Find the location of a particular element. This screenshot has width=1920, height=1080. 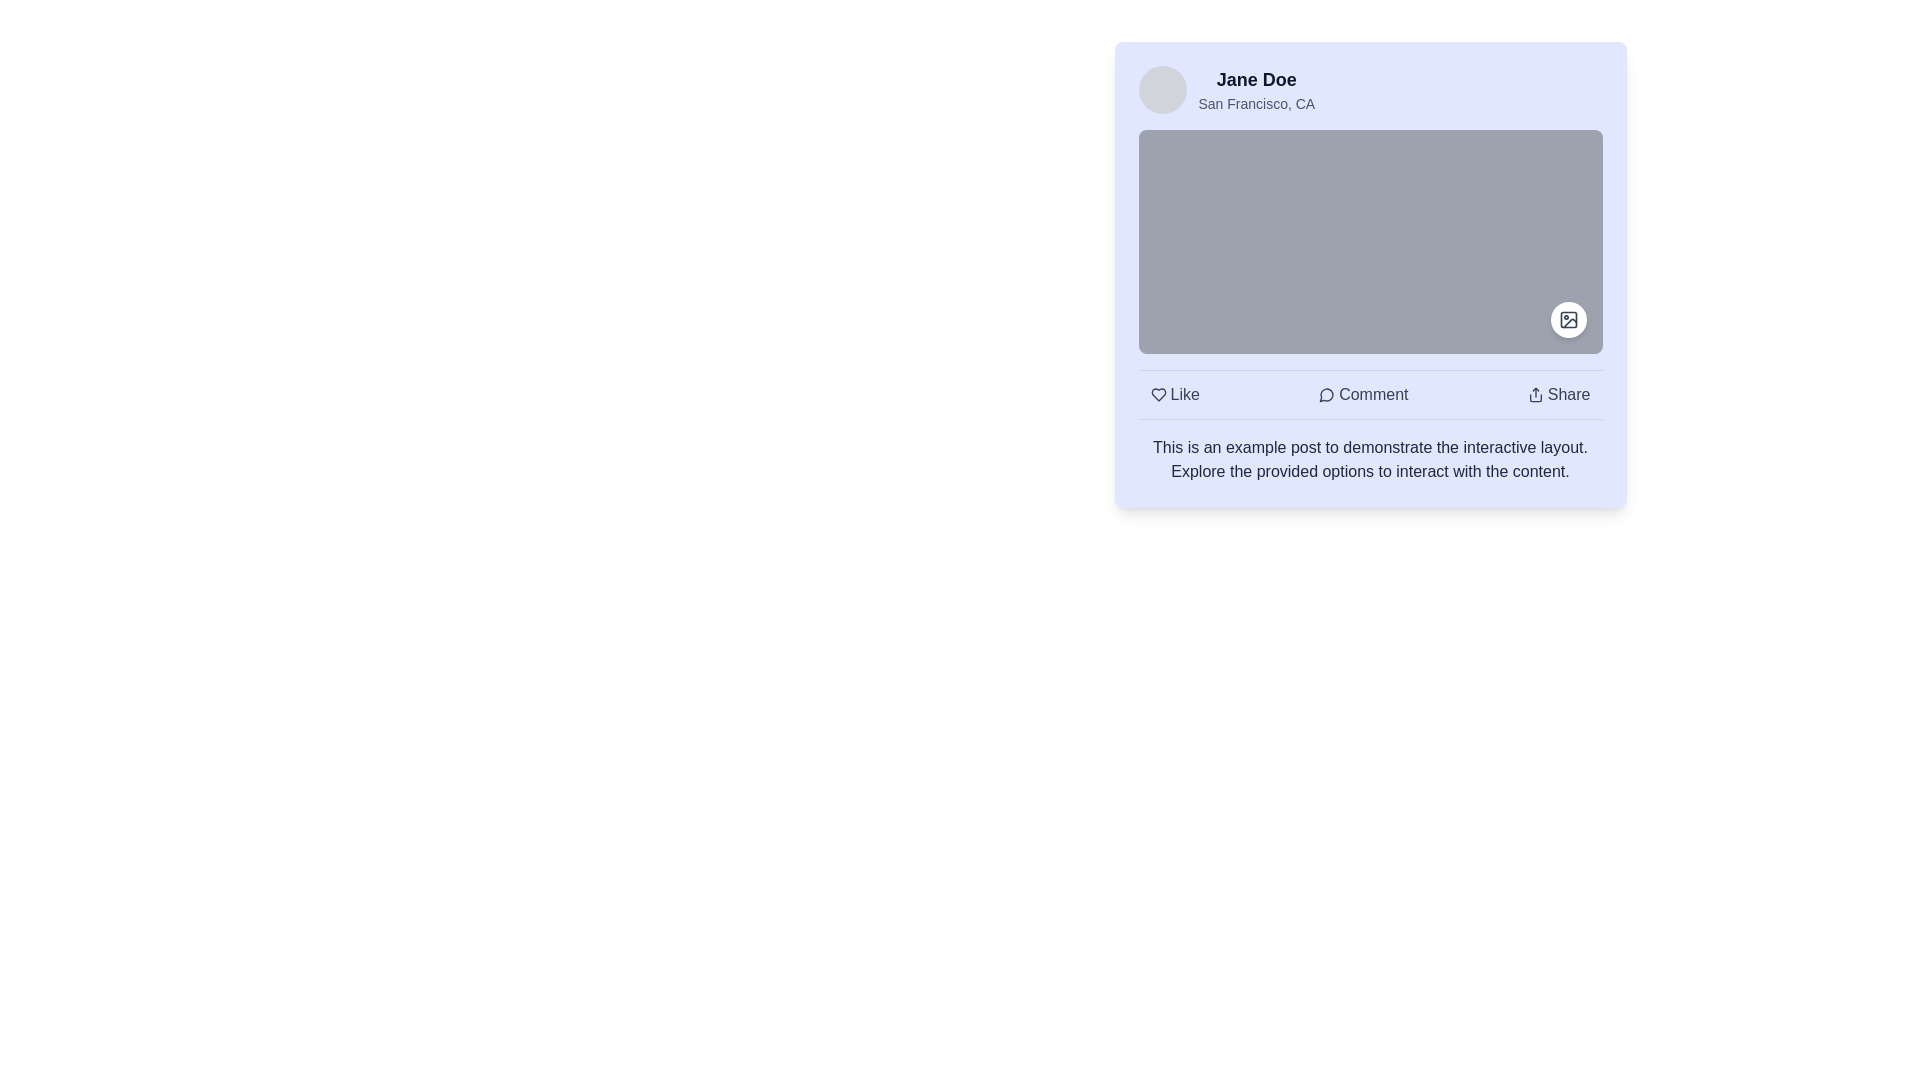

the 'Comment' button is located at coordinates (1362, 394).